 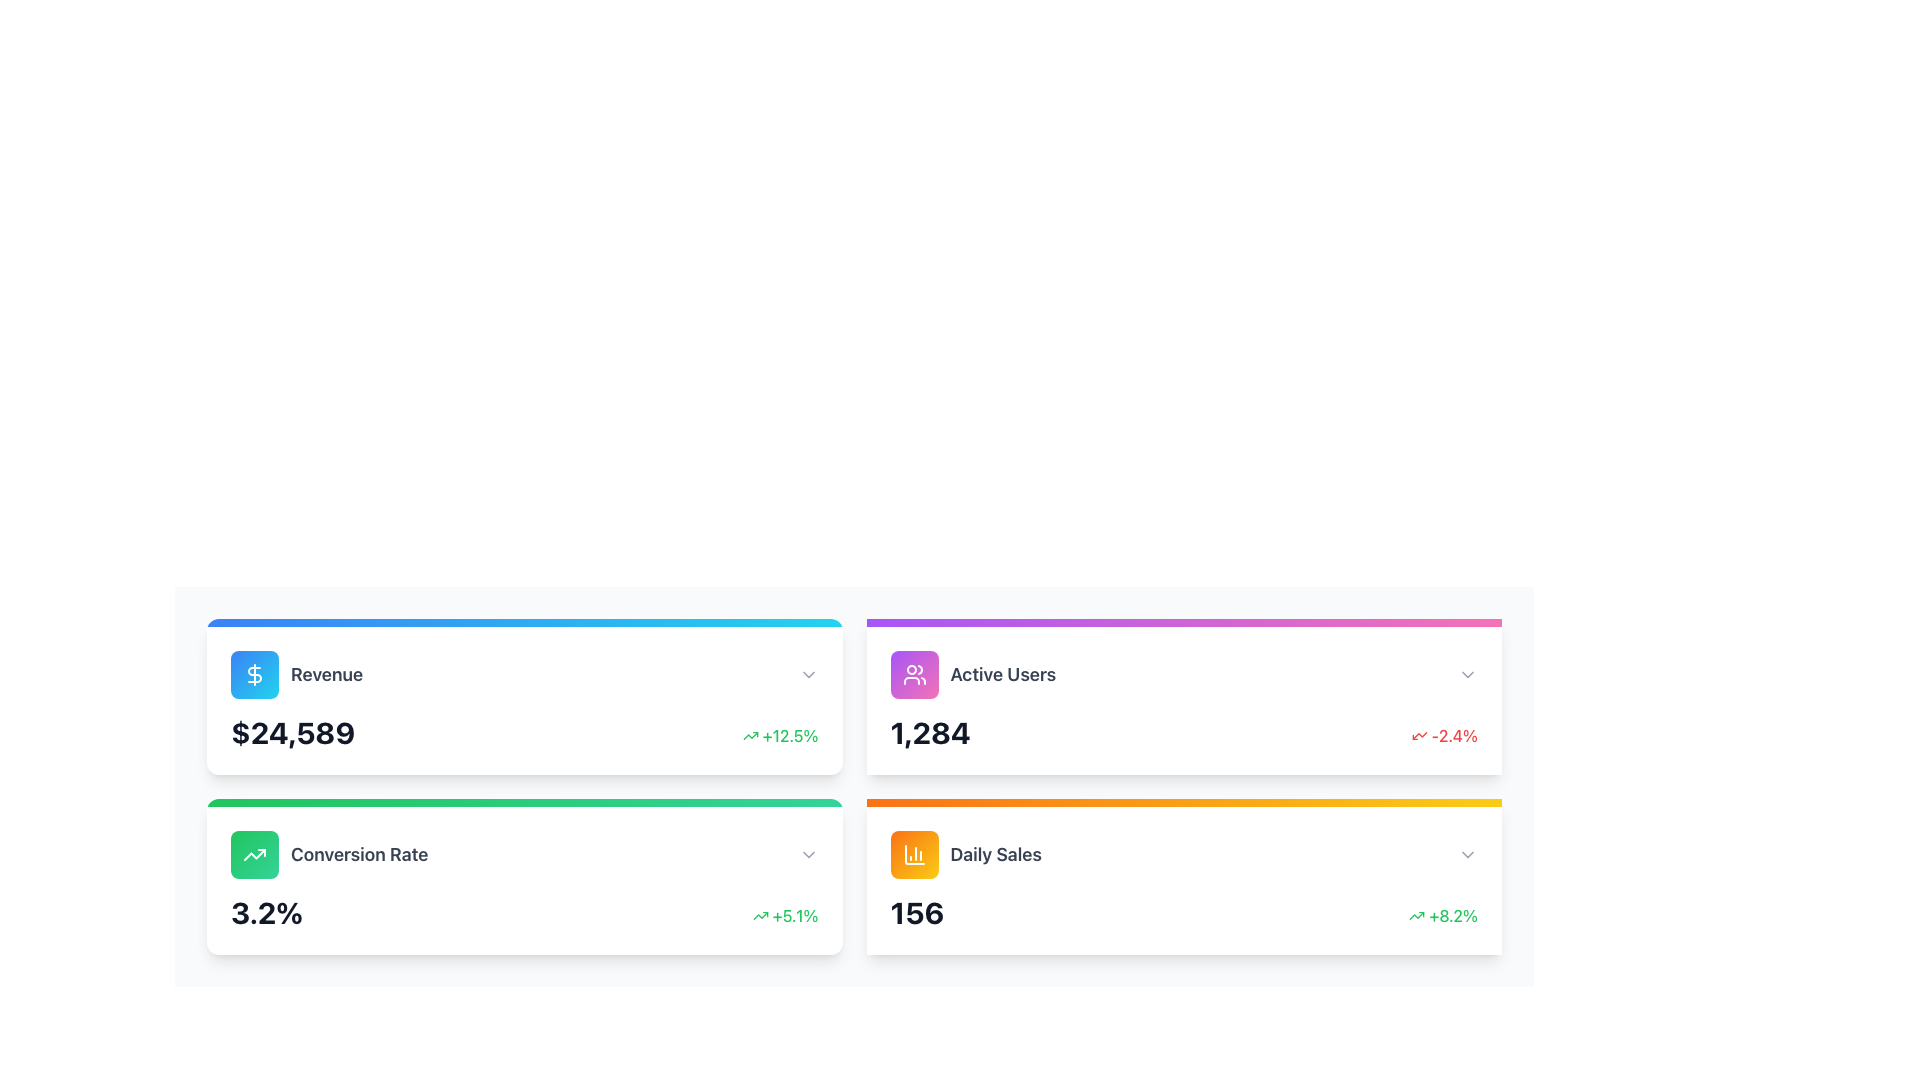 What do you see at coordinates (329, 855) in the screenshot?
I see `the conversion rate label within the dashboard card located in the second row and first column, below the 'Revenue' card` at bounding box center [329, 855].